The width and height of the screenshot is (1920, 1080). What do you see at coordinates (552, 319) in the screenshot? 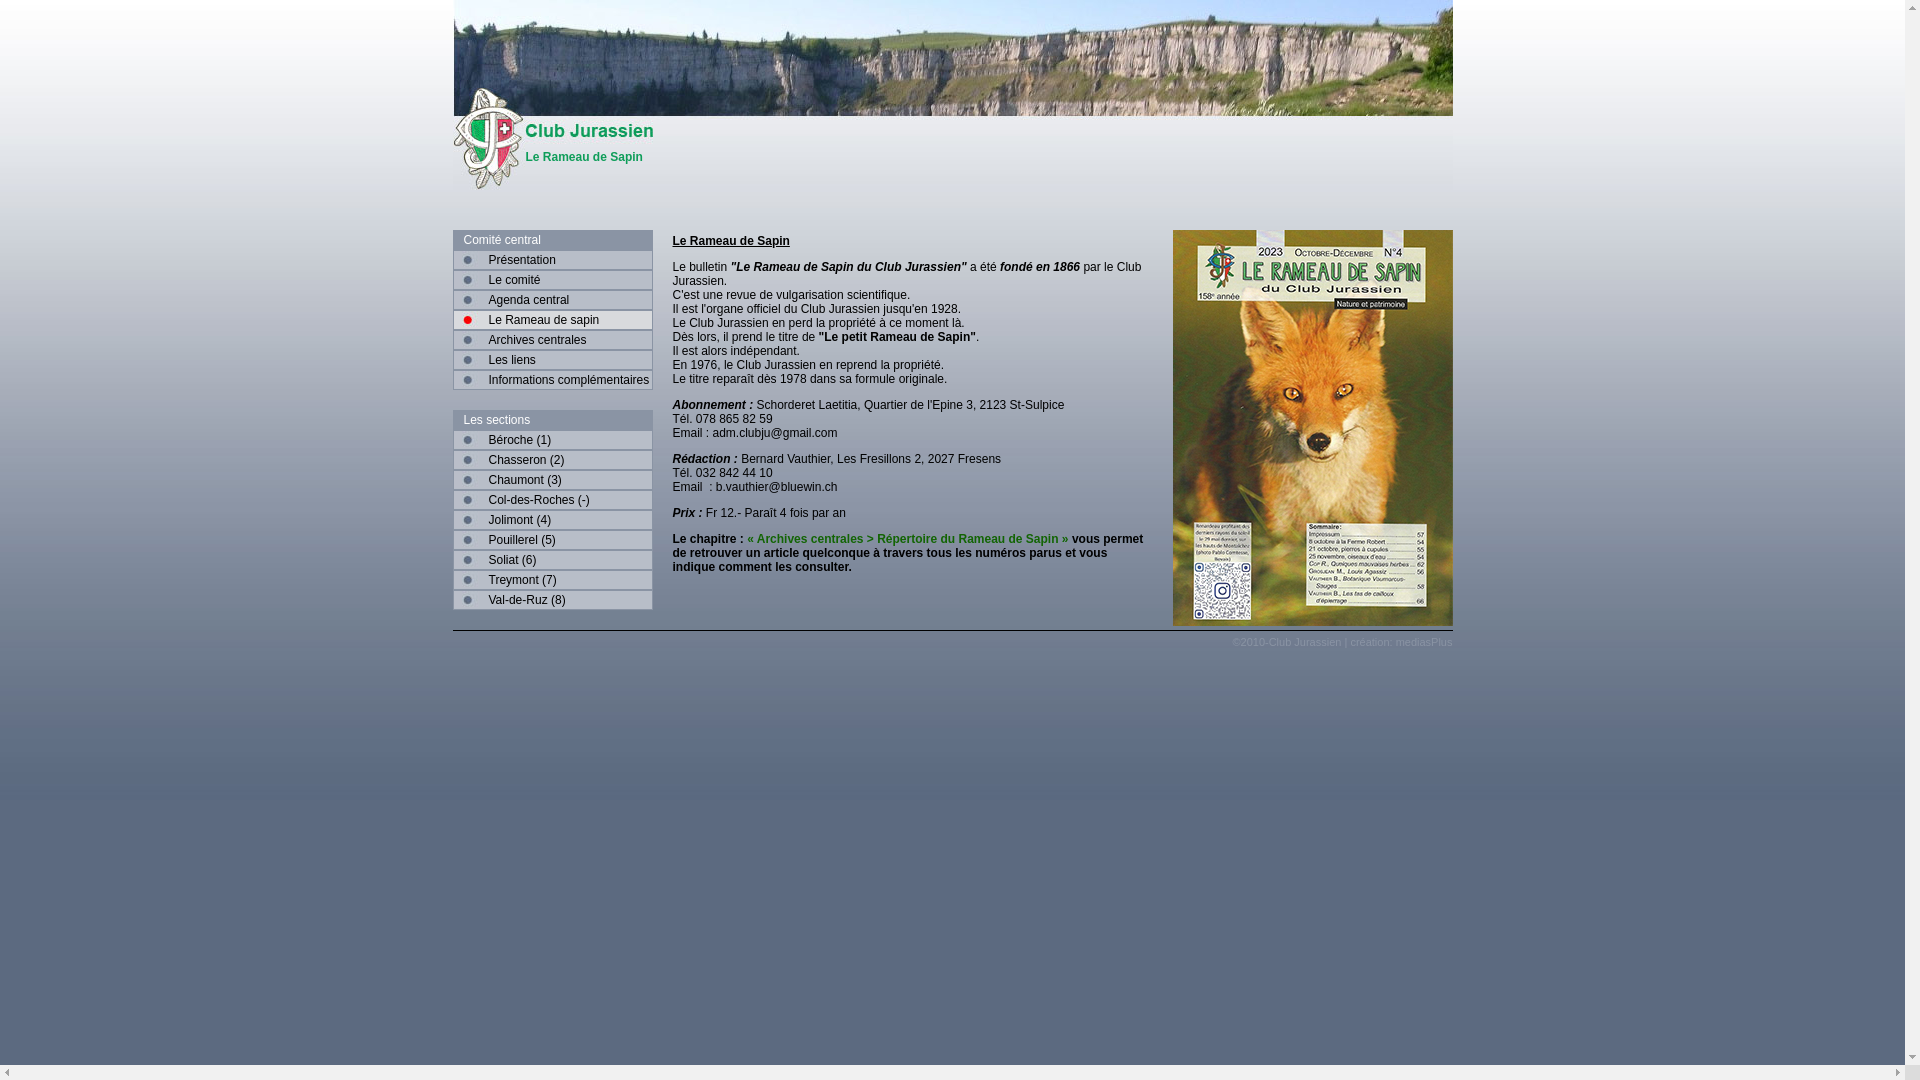
I see `'Le Rameau de sapin'` at bounding box center [552, 319].